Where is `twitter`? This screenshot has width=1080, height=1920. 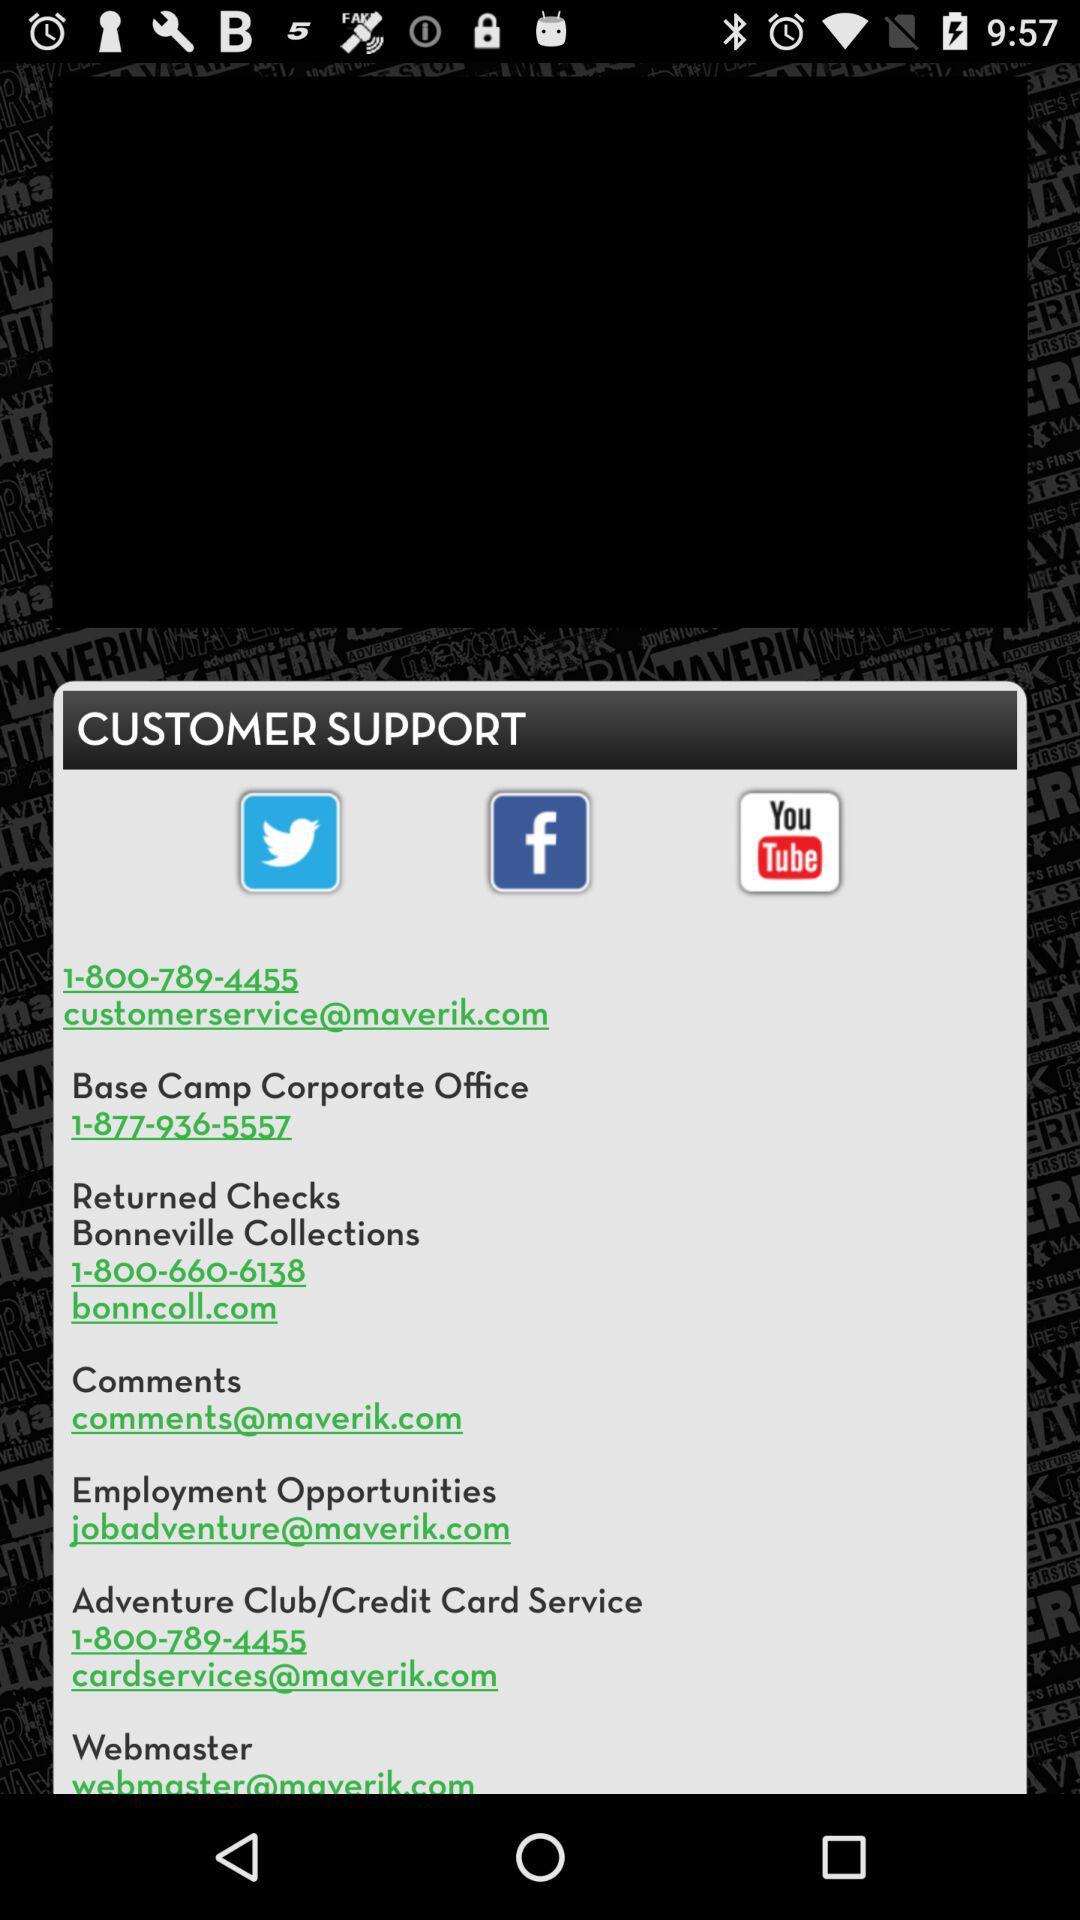
twitter is located at coordinates (290, 842).